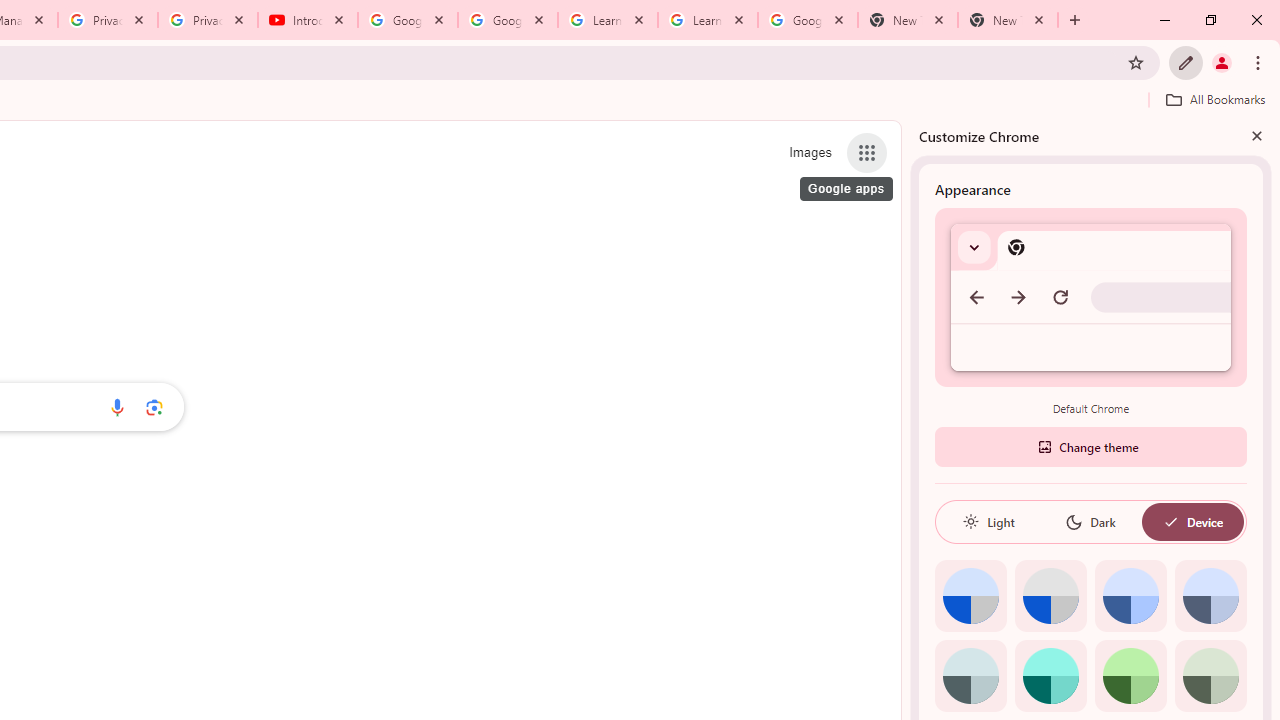 The image size is (1280, 720). What do you see at coordinates (1192, 521) in the screenshot?
I see `'Device'` at bounding box center [1192, 521].